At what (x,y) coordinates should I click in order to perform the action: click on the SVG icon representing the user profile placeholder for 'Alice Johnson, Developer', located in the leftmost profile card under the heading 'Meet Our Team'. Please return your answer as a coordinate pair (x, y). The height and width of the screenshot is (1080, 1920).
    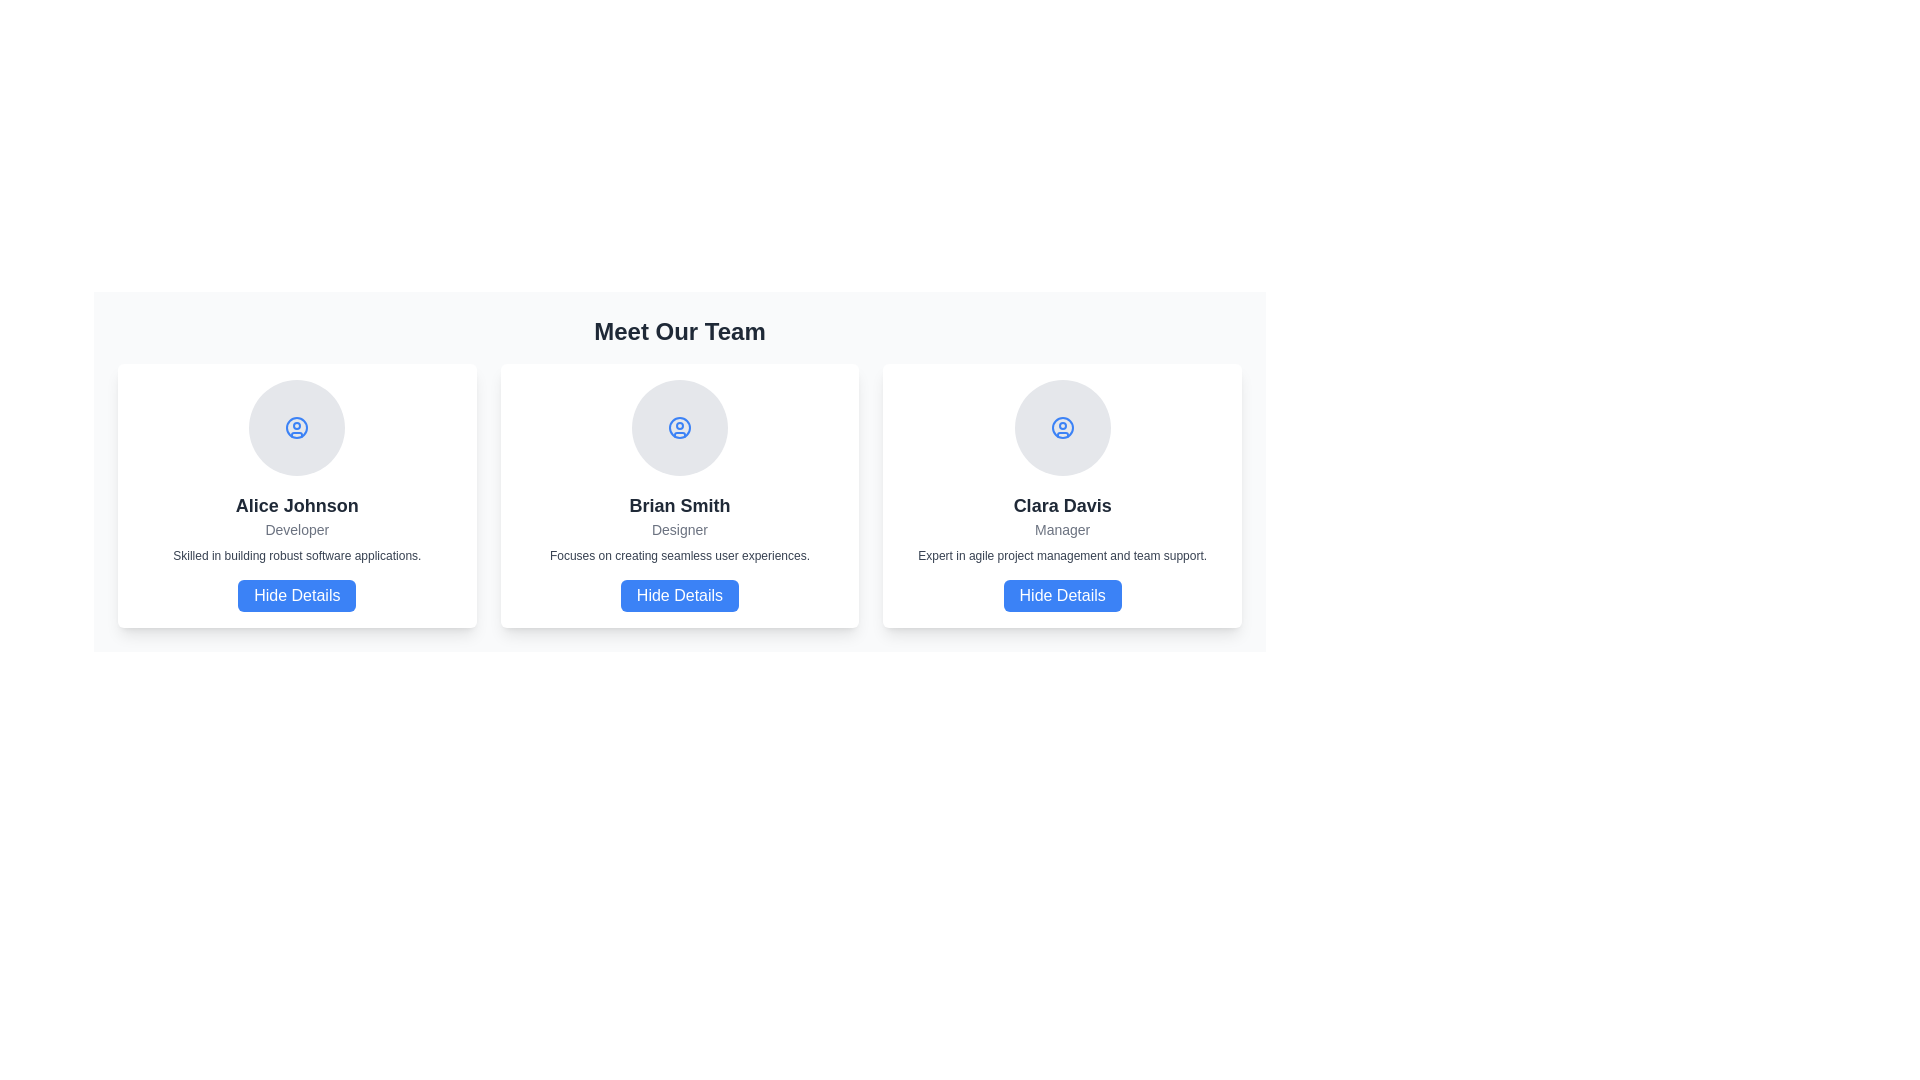
    Looking at the image, I should click on (296, 427).